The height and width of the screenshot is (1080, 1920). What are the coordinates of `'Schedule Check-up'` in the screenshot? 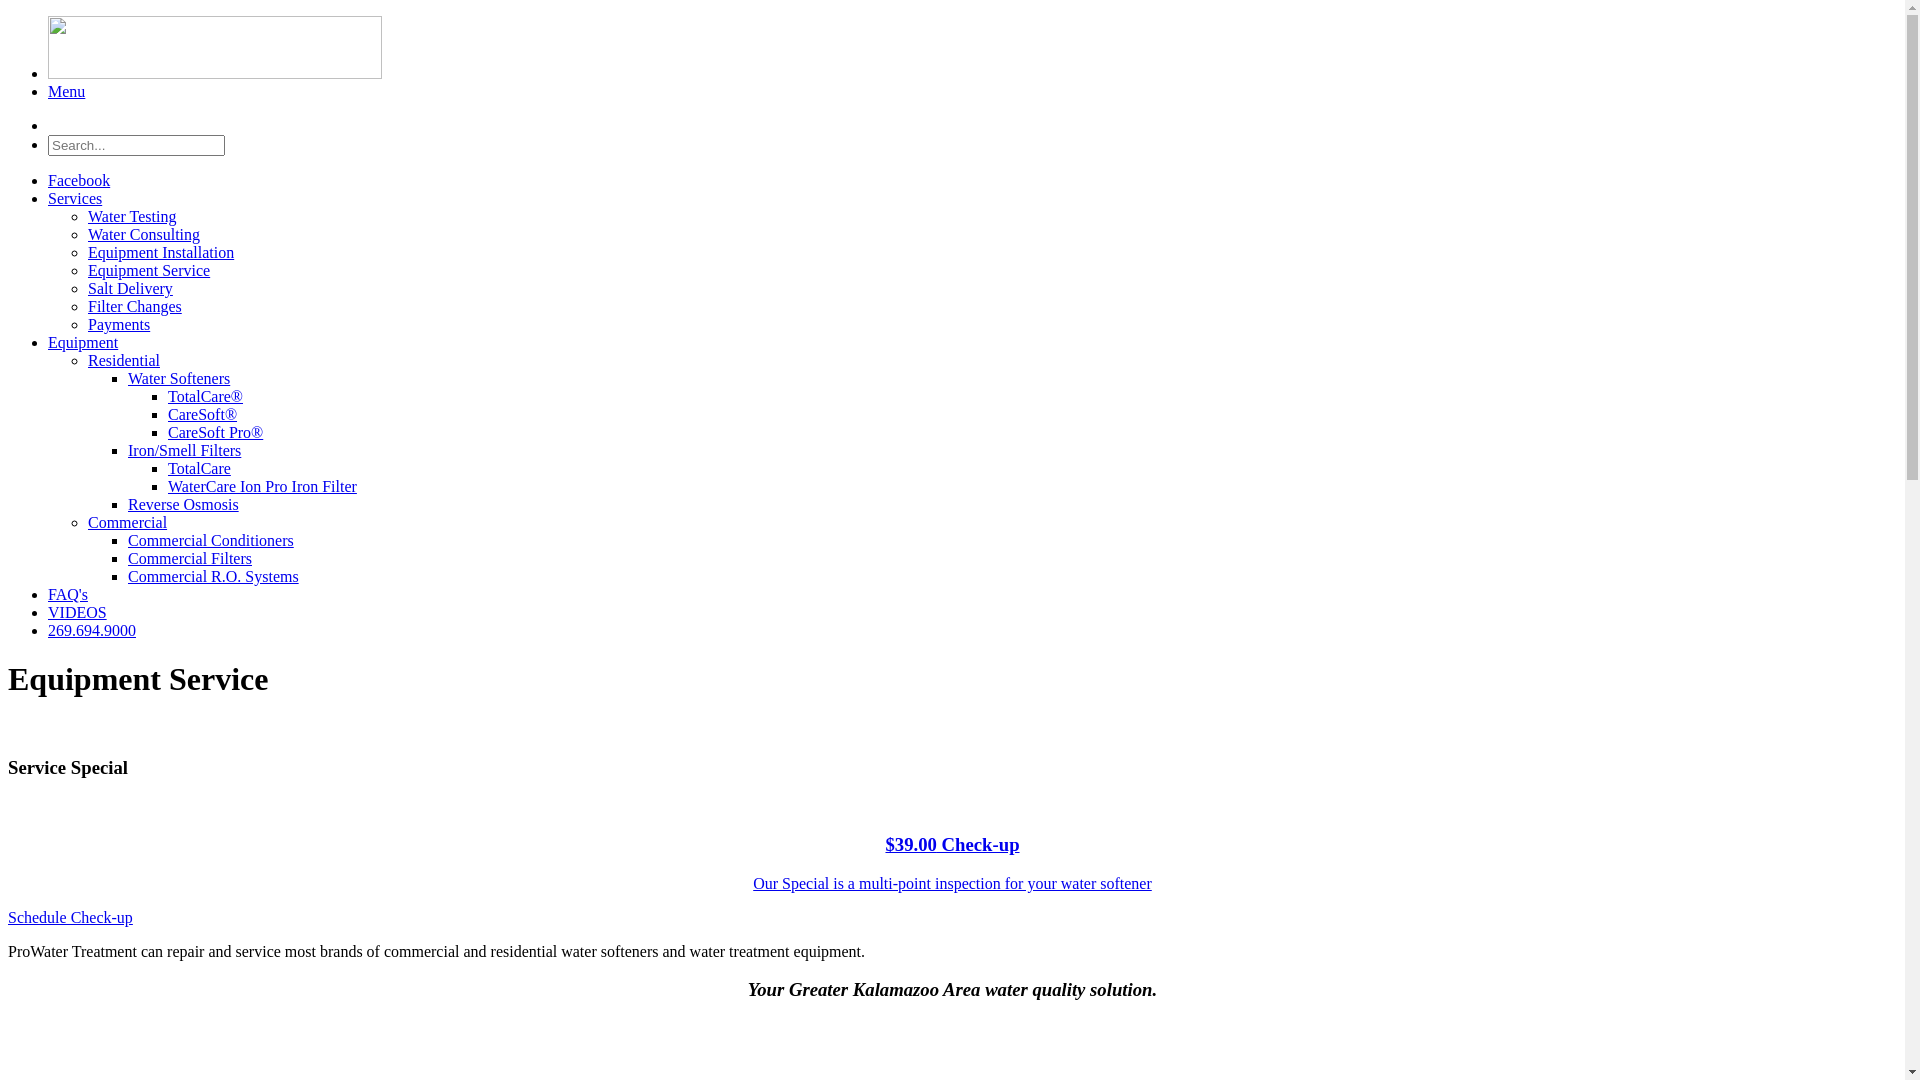 It's located at (70, 917).